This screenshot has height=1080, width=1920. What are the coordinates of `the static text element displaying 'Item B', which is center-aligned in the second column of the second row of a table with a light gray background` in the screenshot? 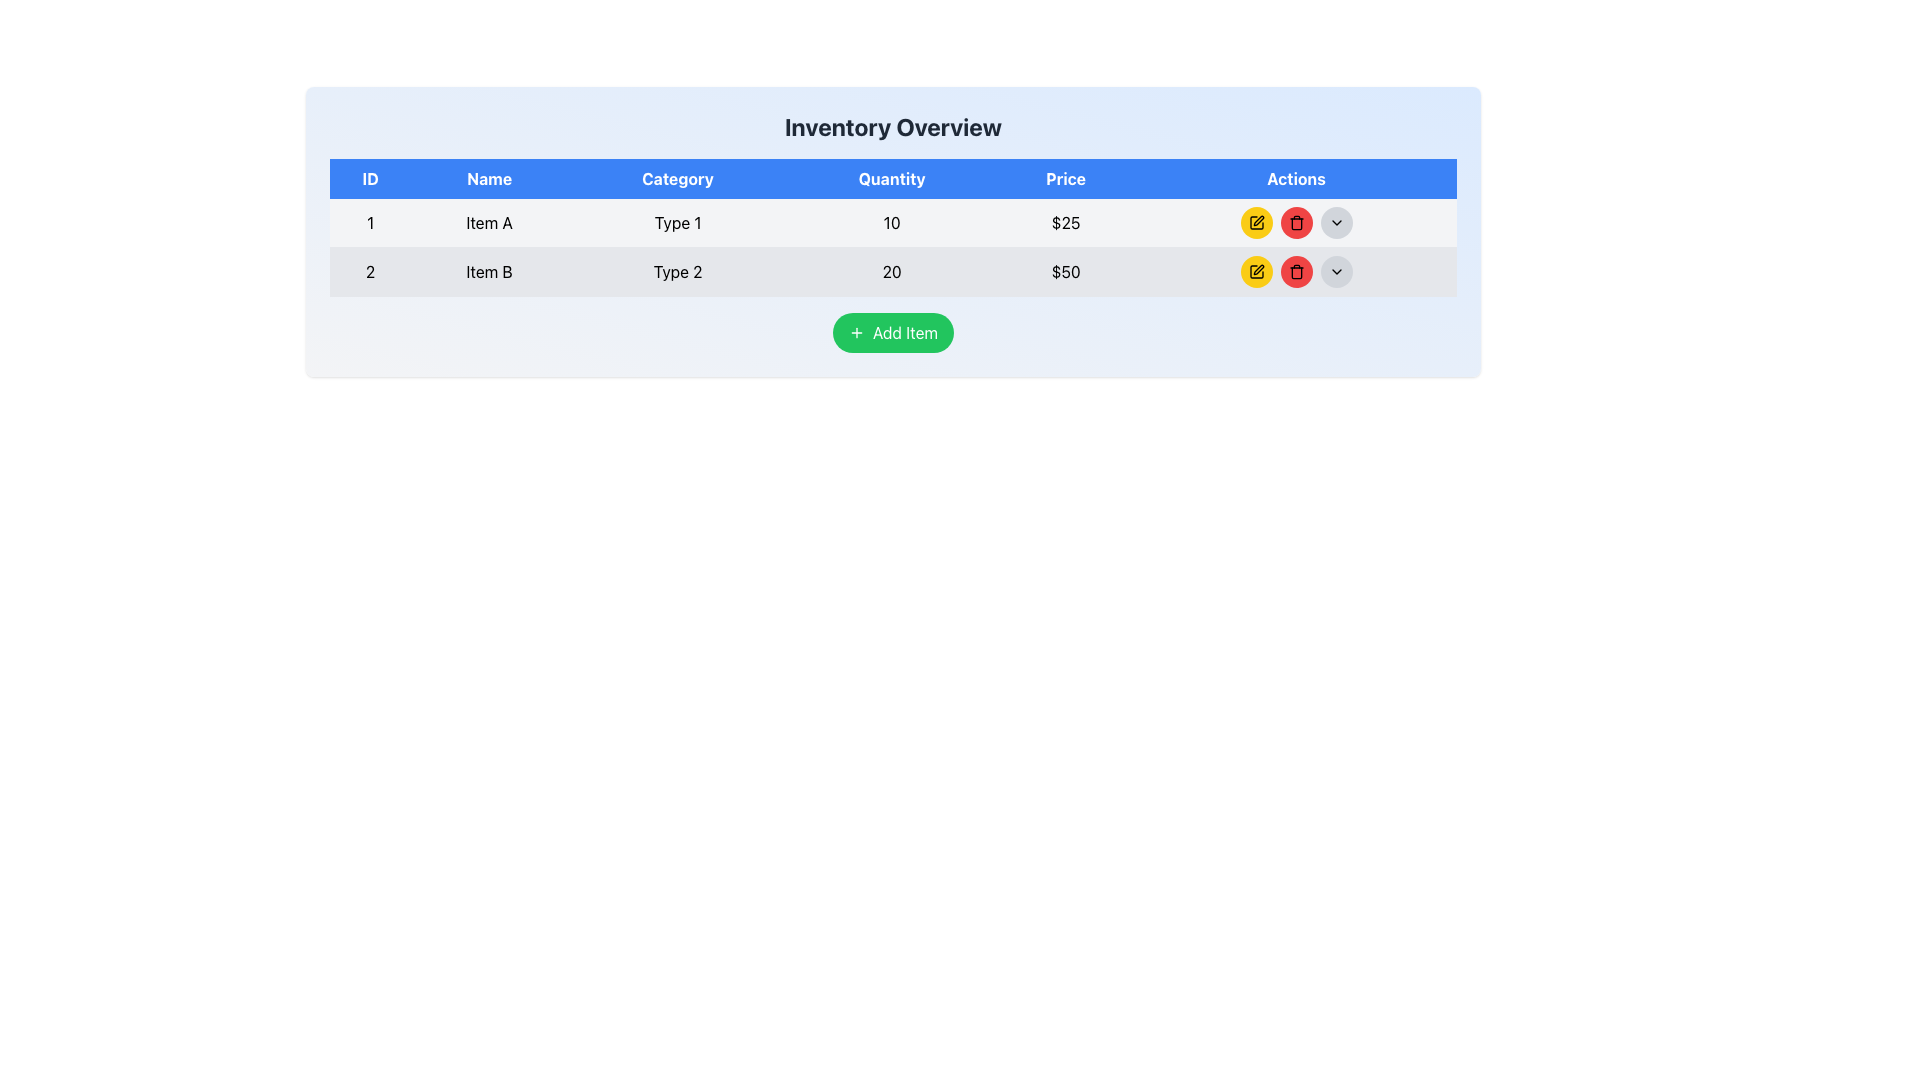 It's located at (489, 272).